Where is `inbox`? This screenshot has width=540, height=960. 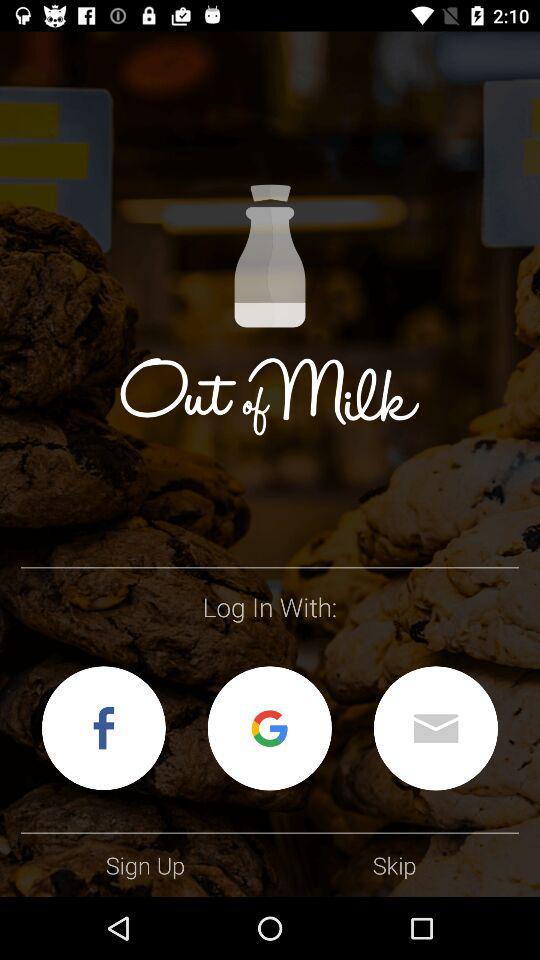
inbox is located at coordinates (434, 727).